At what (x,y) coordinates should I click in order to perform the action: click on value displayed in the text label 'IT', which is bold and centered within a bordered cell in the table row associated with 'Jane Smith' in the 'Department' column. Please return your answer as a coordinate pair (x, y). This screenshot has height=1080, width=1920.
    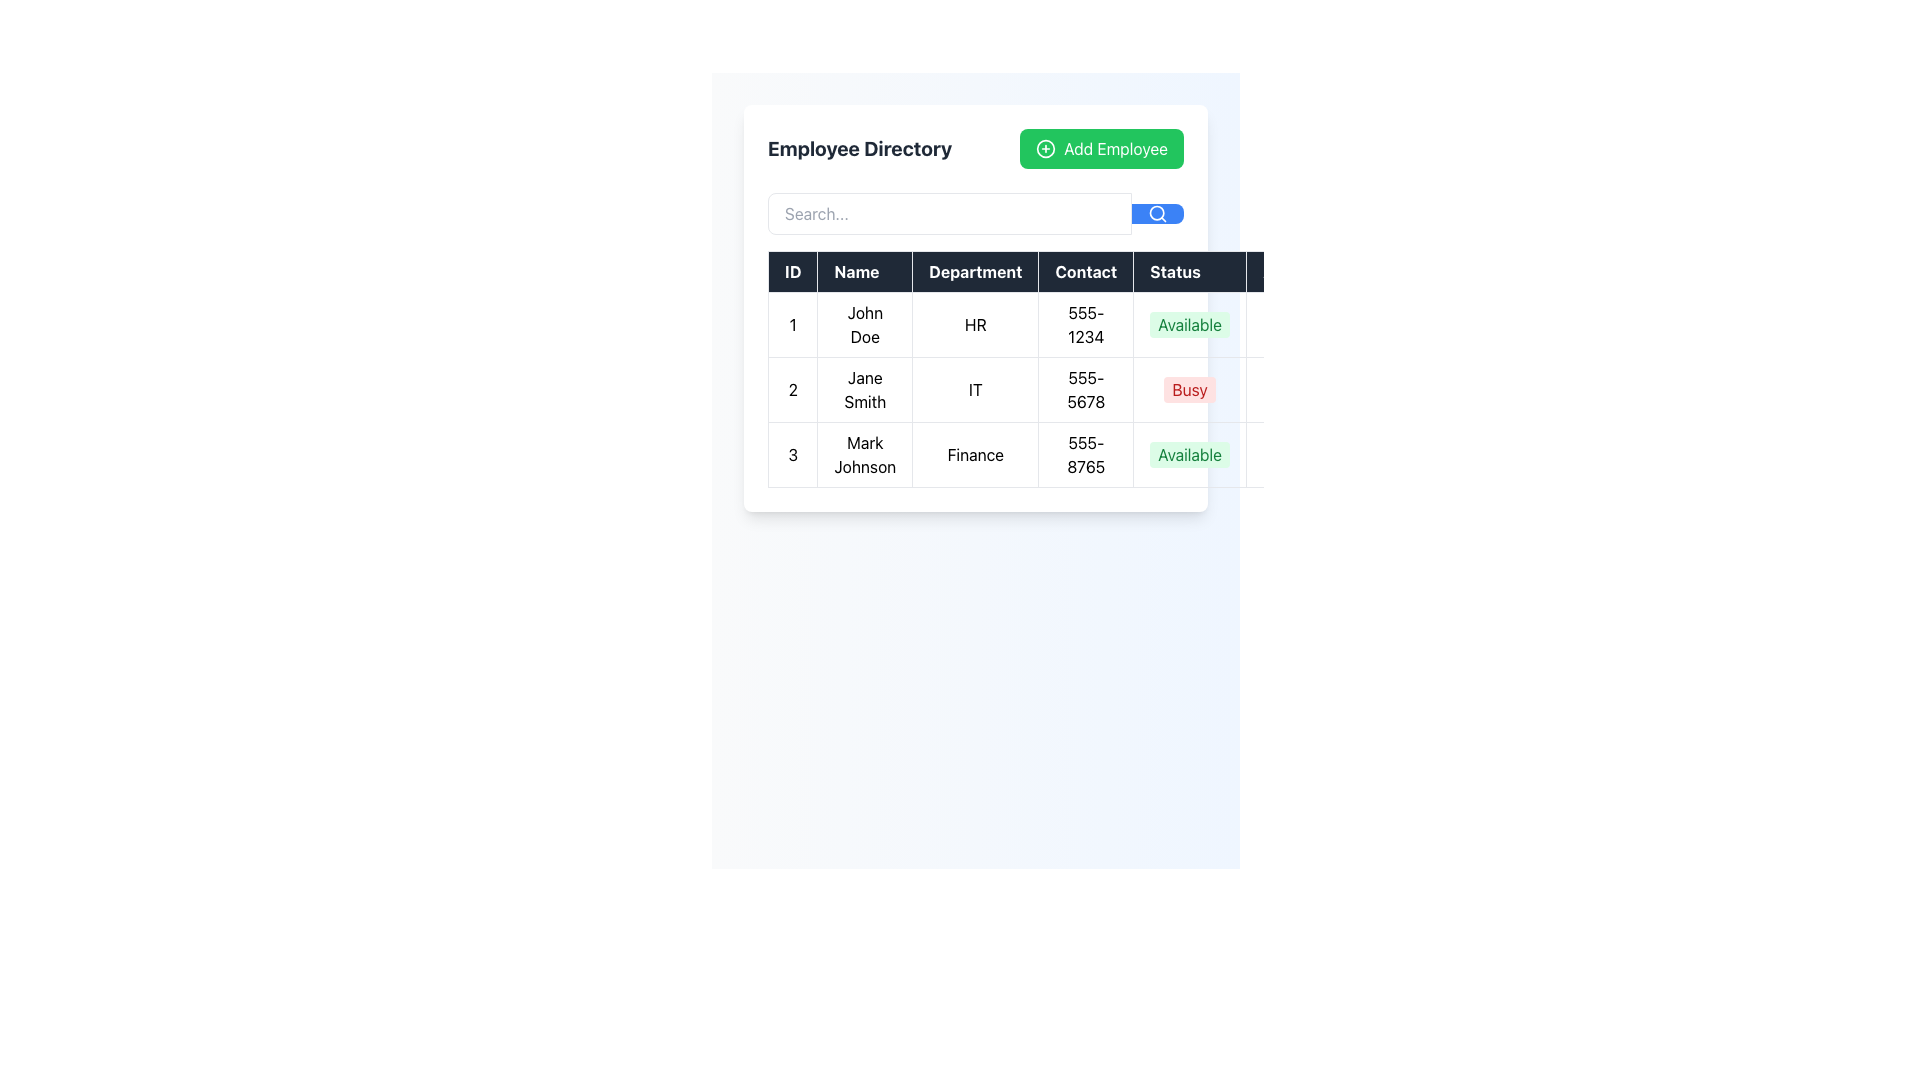
    Looking at the image, I should click on (975, 389).